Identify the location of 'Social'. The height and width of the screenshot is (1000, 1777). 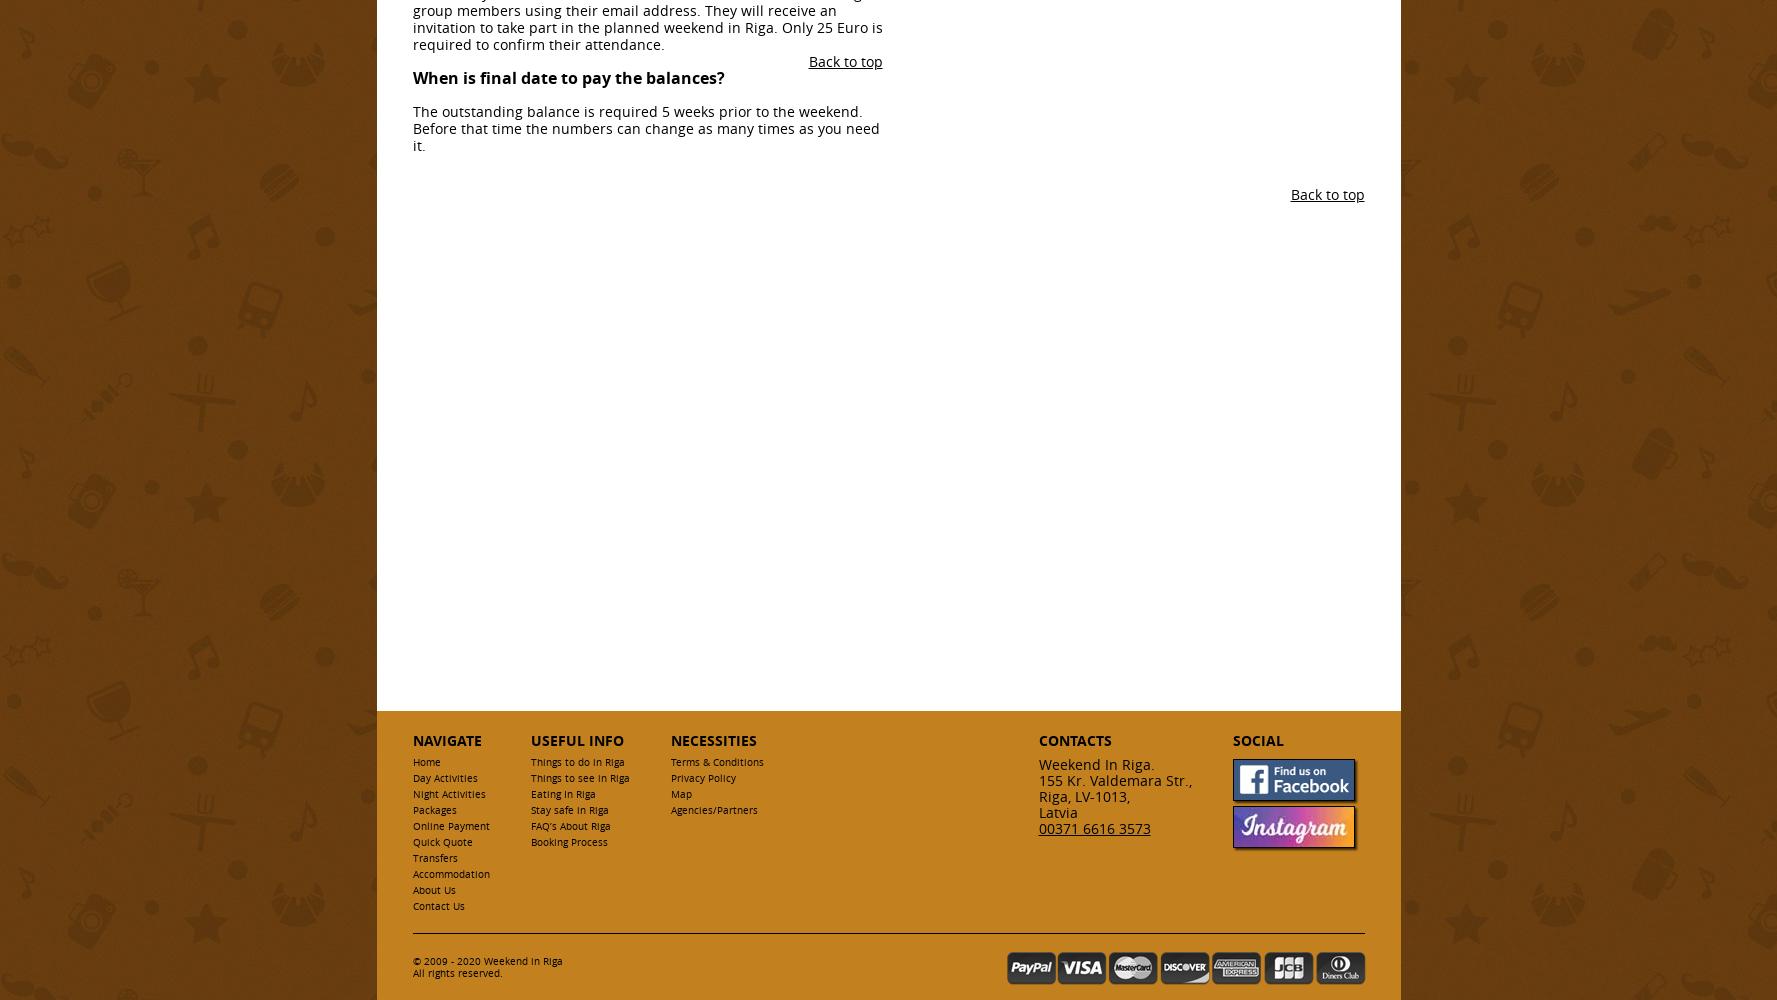
(1256, 739).